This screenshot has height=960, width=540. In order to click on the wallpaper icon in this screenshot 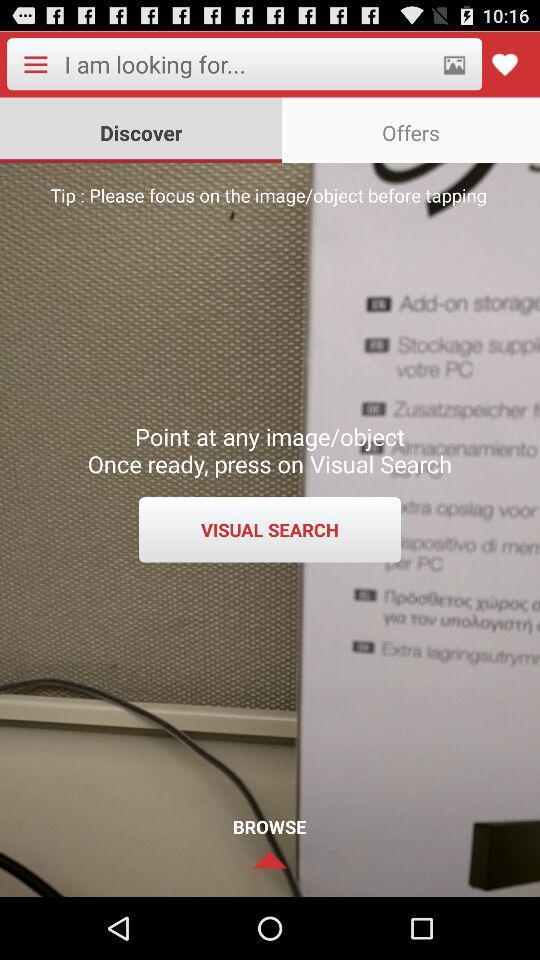, I will do `click(454, 68)`.